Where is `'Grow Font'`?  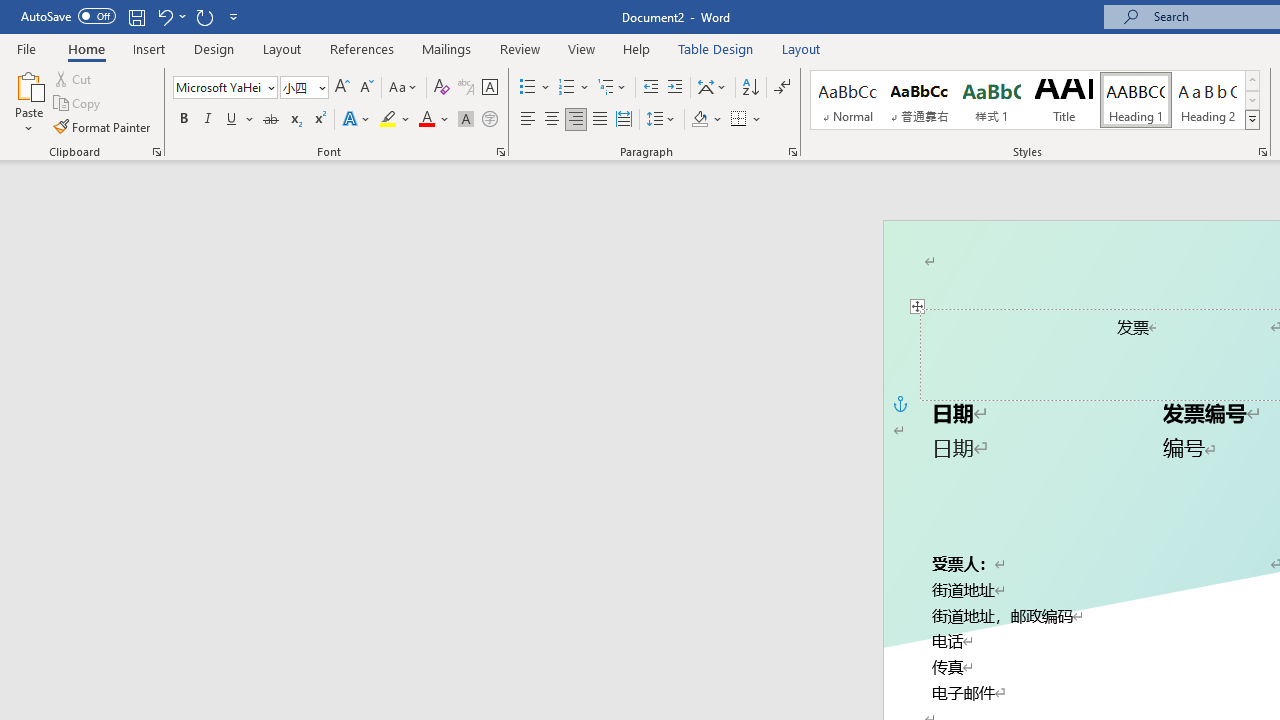
'Grow Font' is located at coordinates (342, 86).